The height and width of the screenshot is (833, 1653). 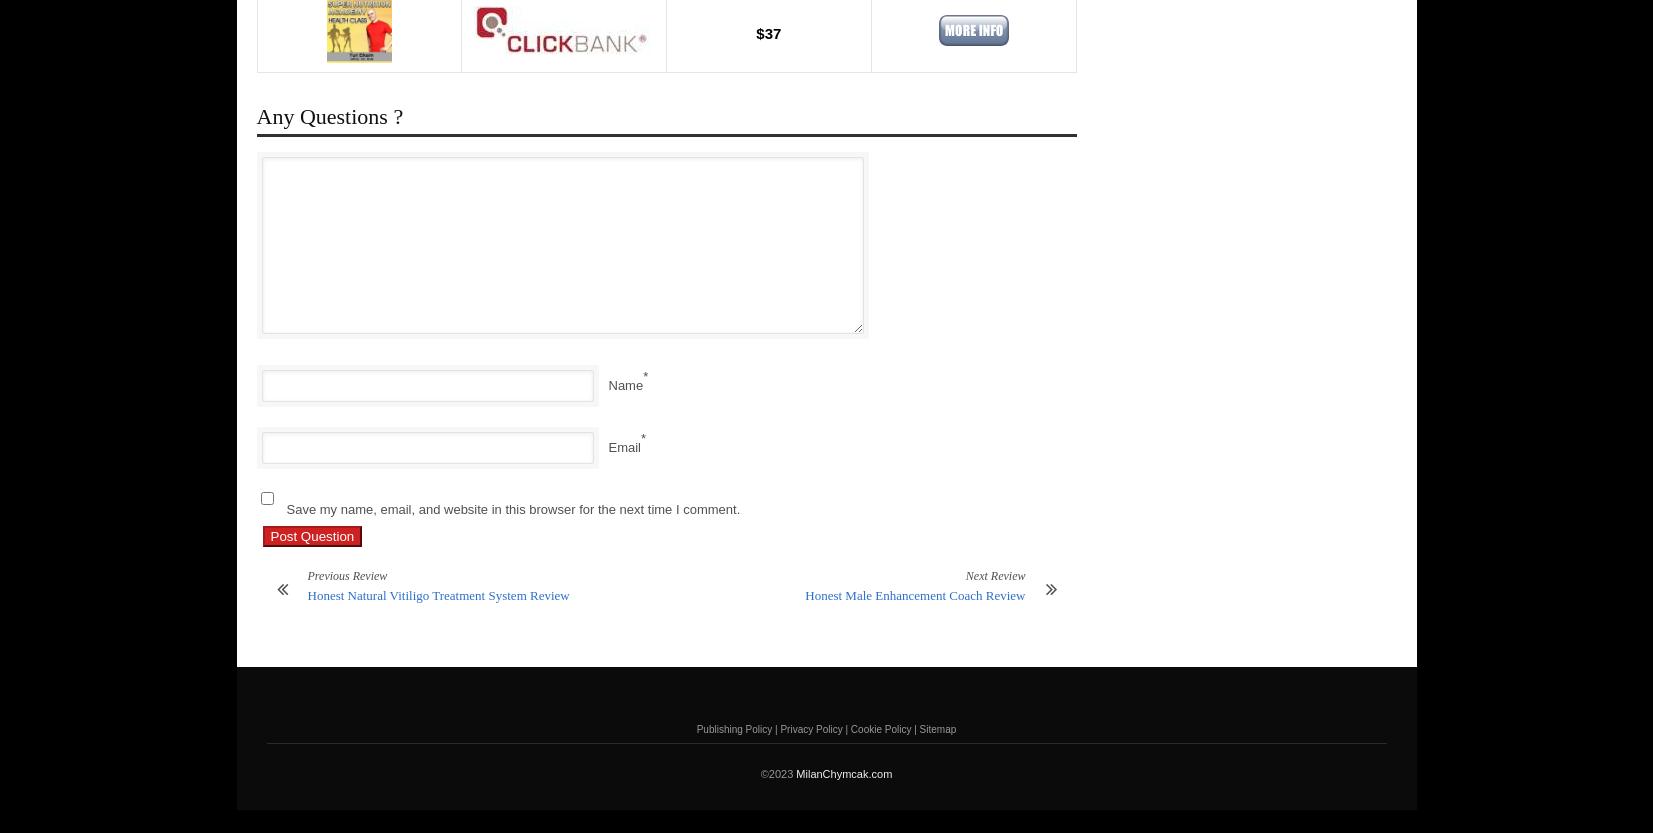 What do you see at coordinates (809, 729) in the screenshot?
I see `'Privacy Policy'` at bounding box center [809, 729].